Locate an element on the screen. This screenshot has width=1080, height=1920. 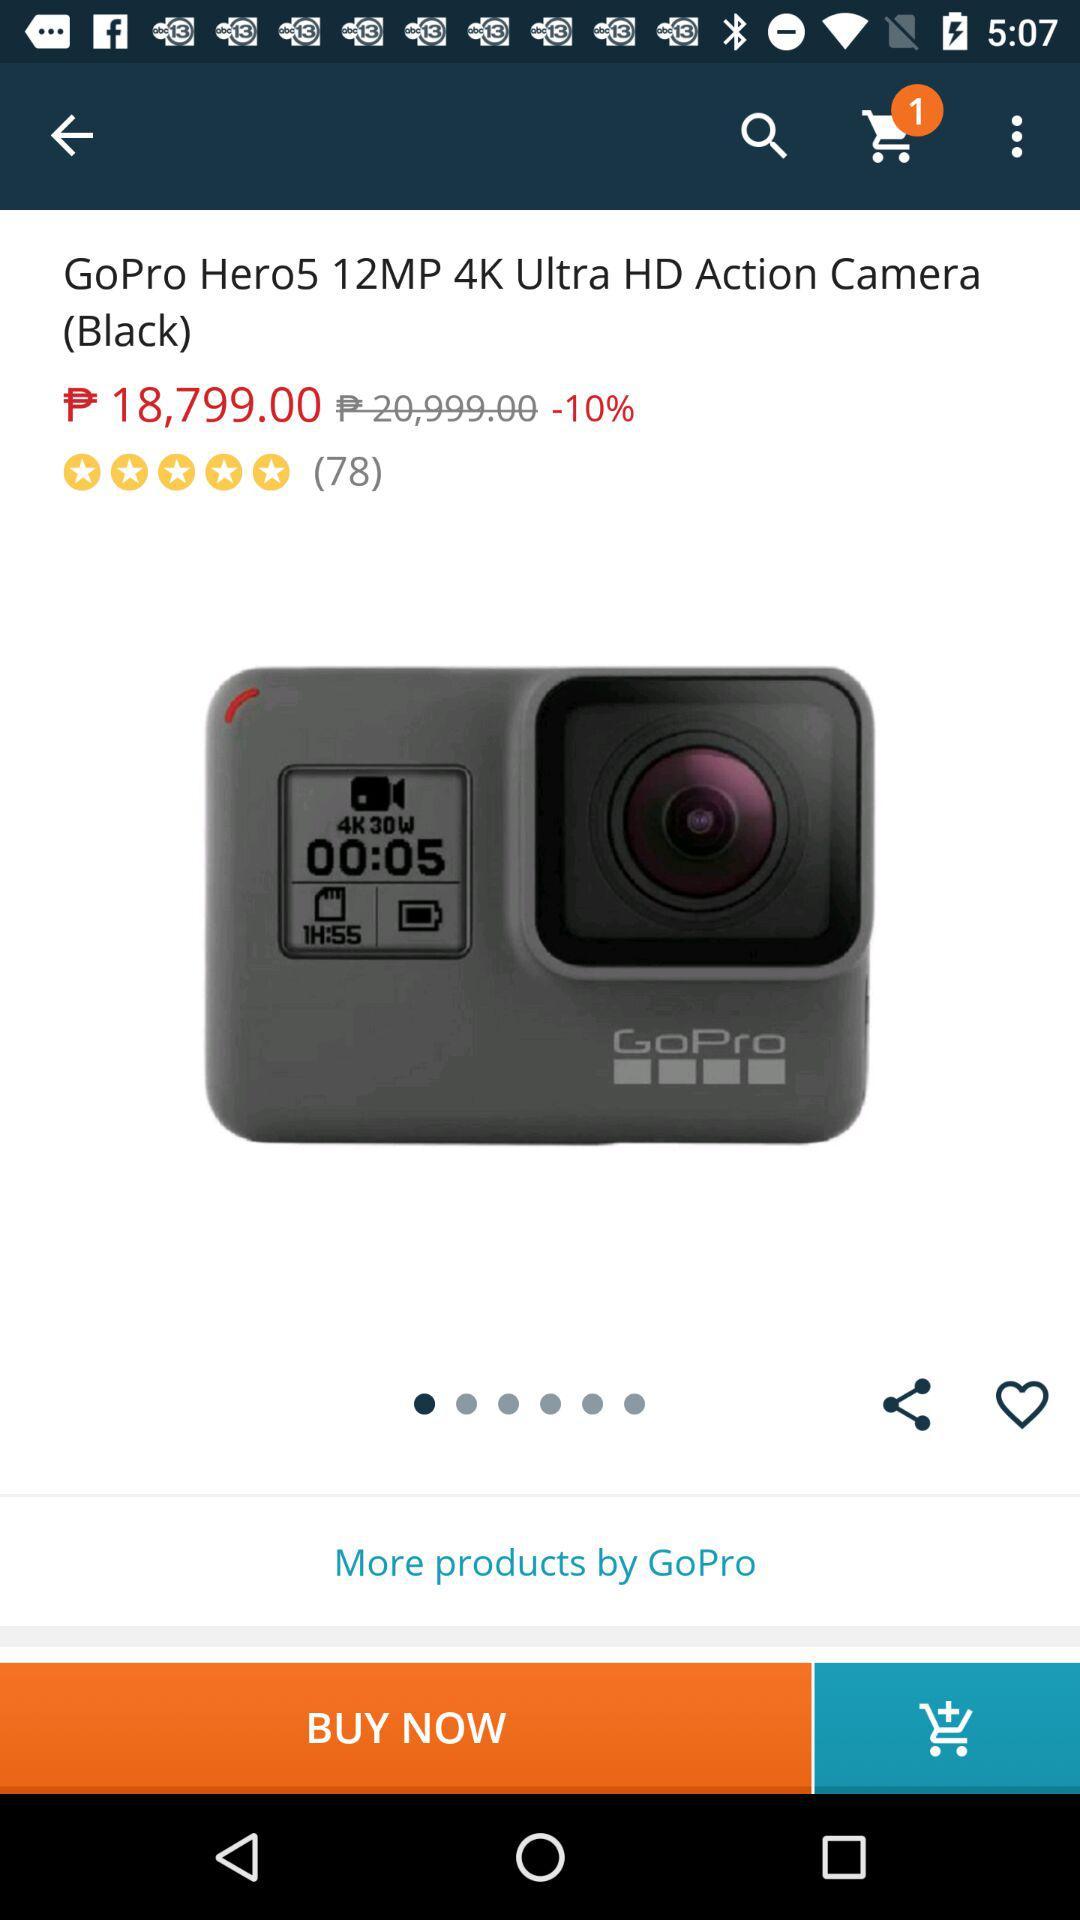
gallary is located at coordinates (906, 1403).